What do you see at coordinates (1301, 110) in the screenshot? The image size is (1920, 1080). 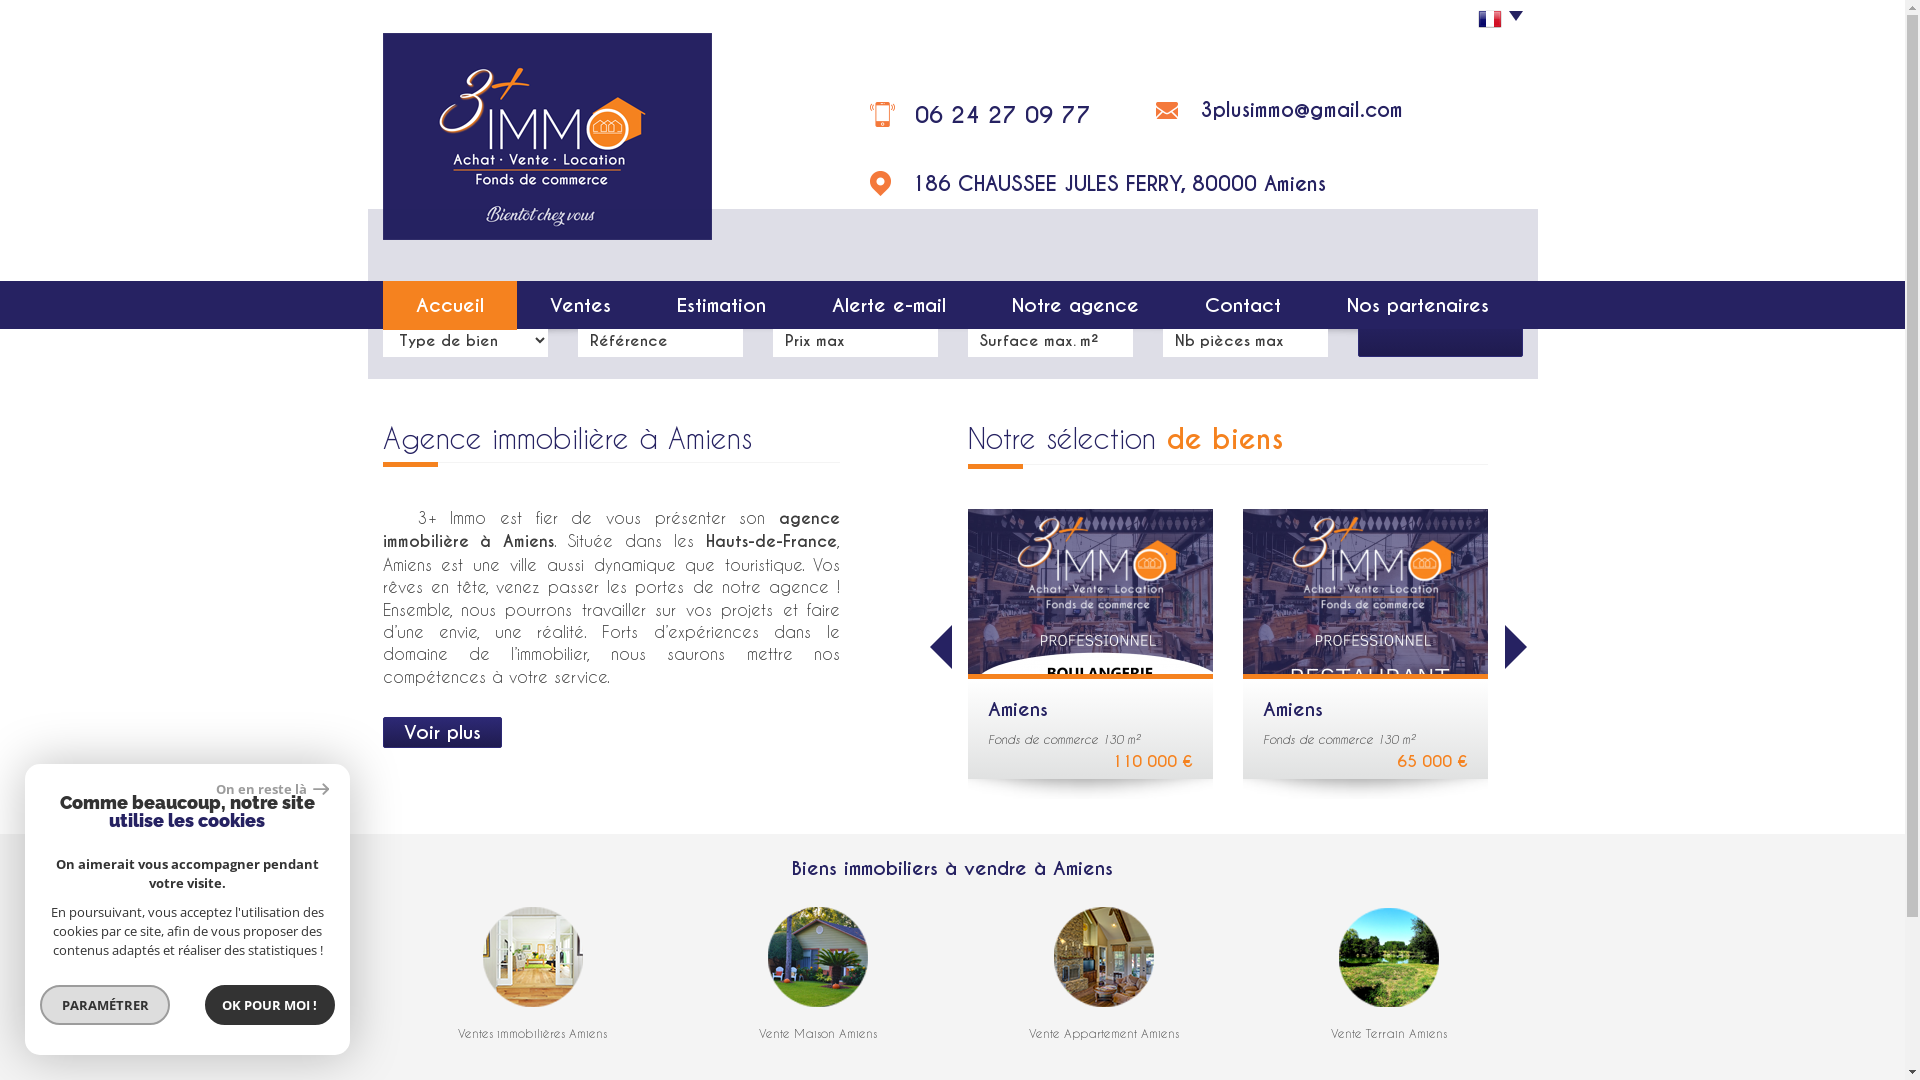 I see `'3plusimmo@gmail.com'` at bounding box center [1301, 110].